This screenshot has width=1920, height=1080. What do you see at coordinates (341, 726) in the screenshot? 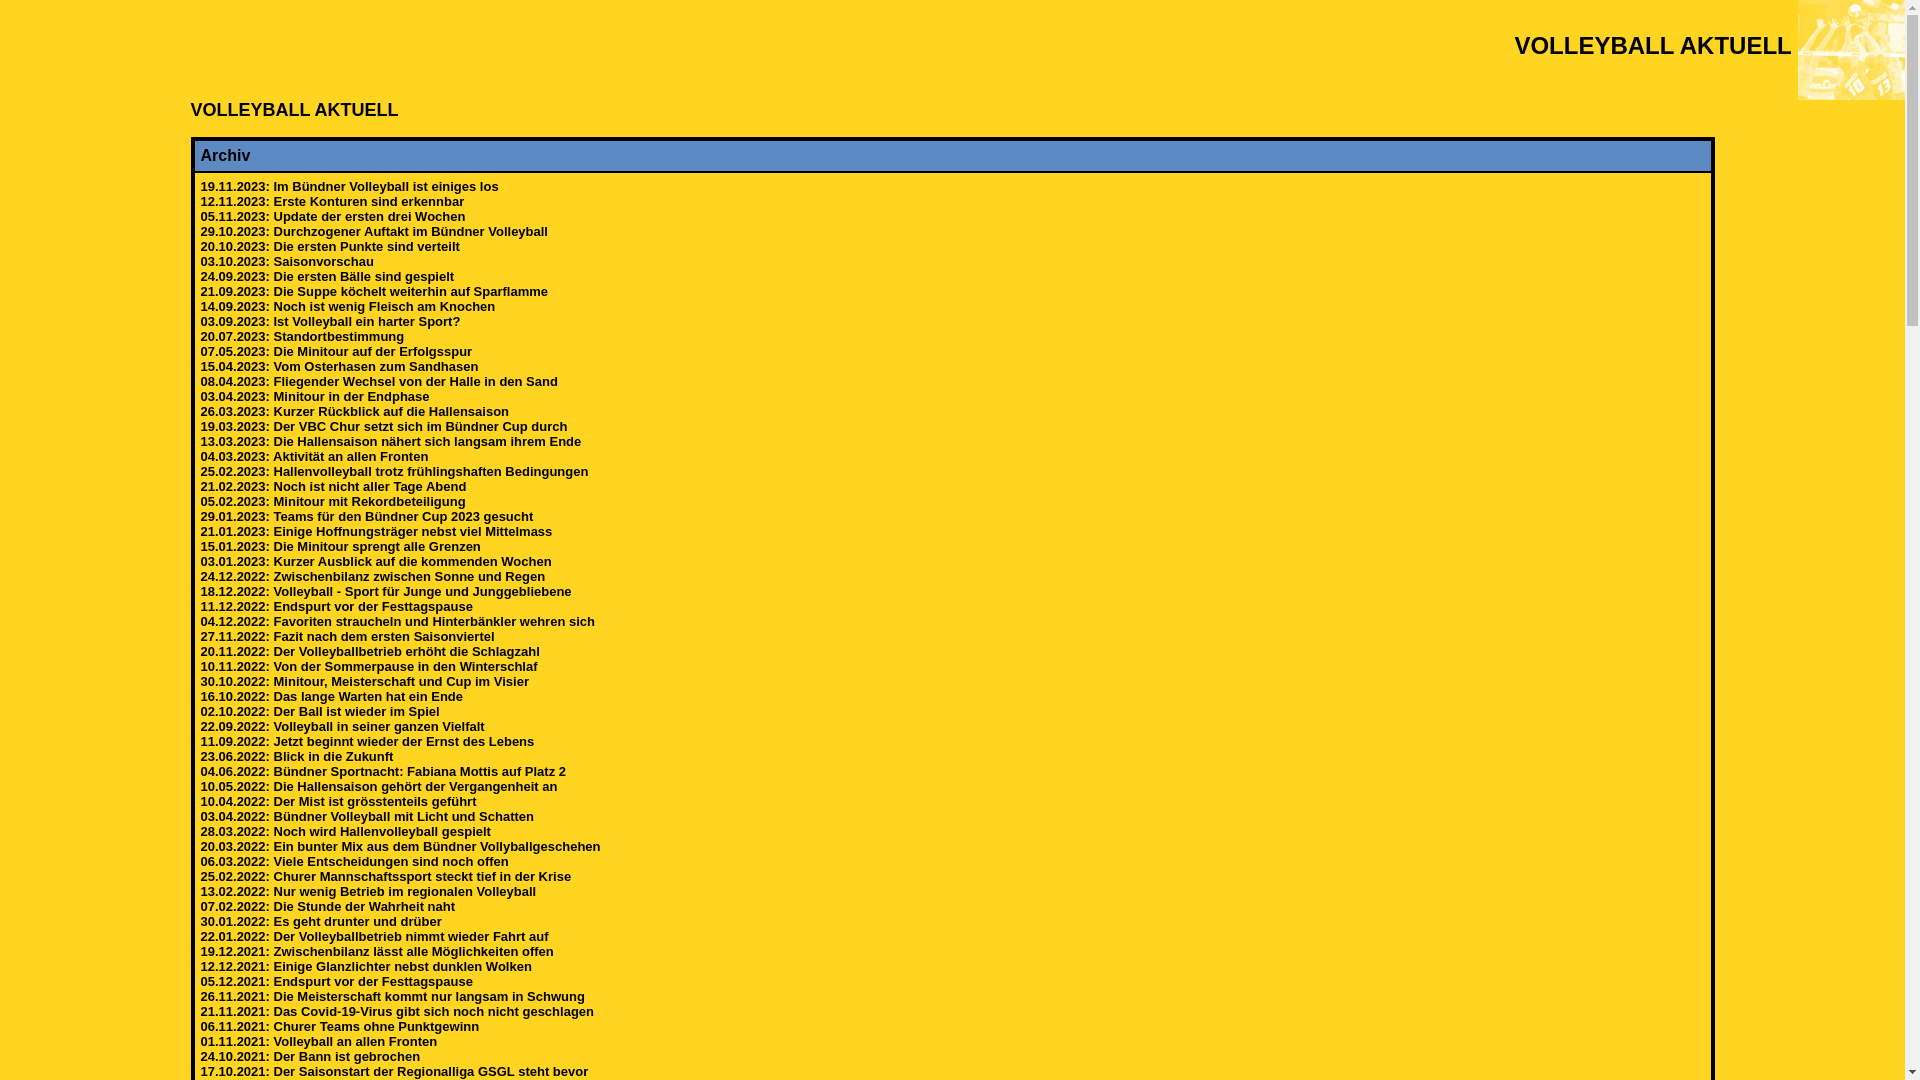
I see `'22.09.2022: Volleyball in seiner ganzen Vielfalt'` at bounding box center [341, 726].